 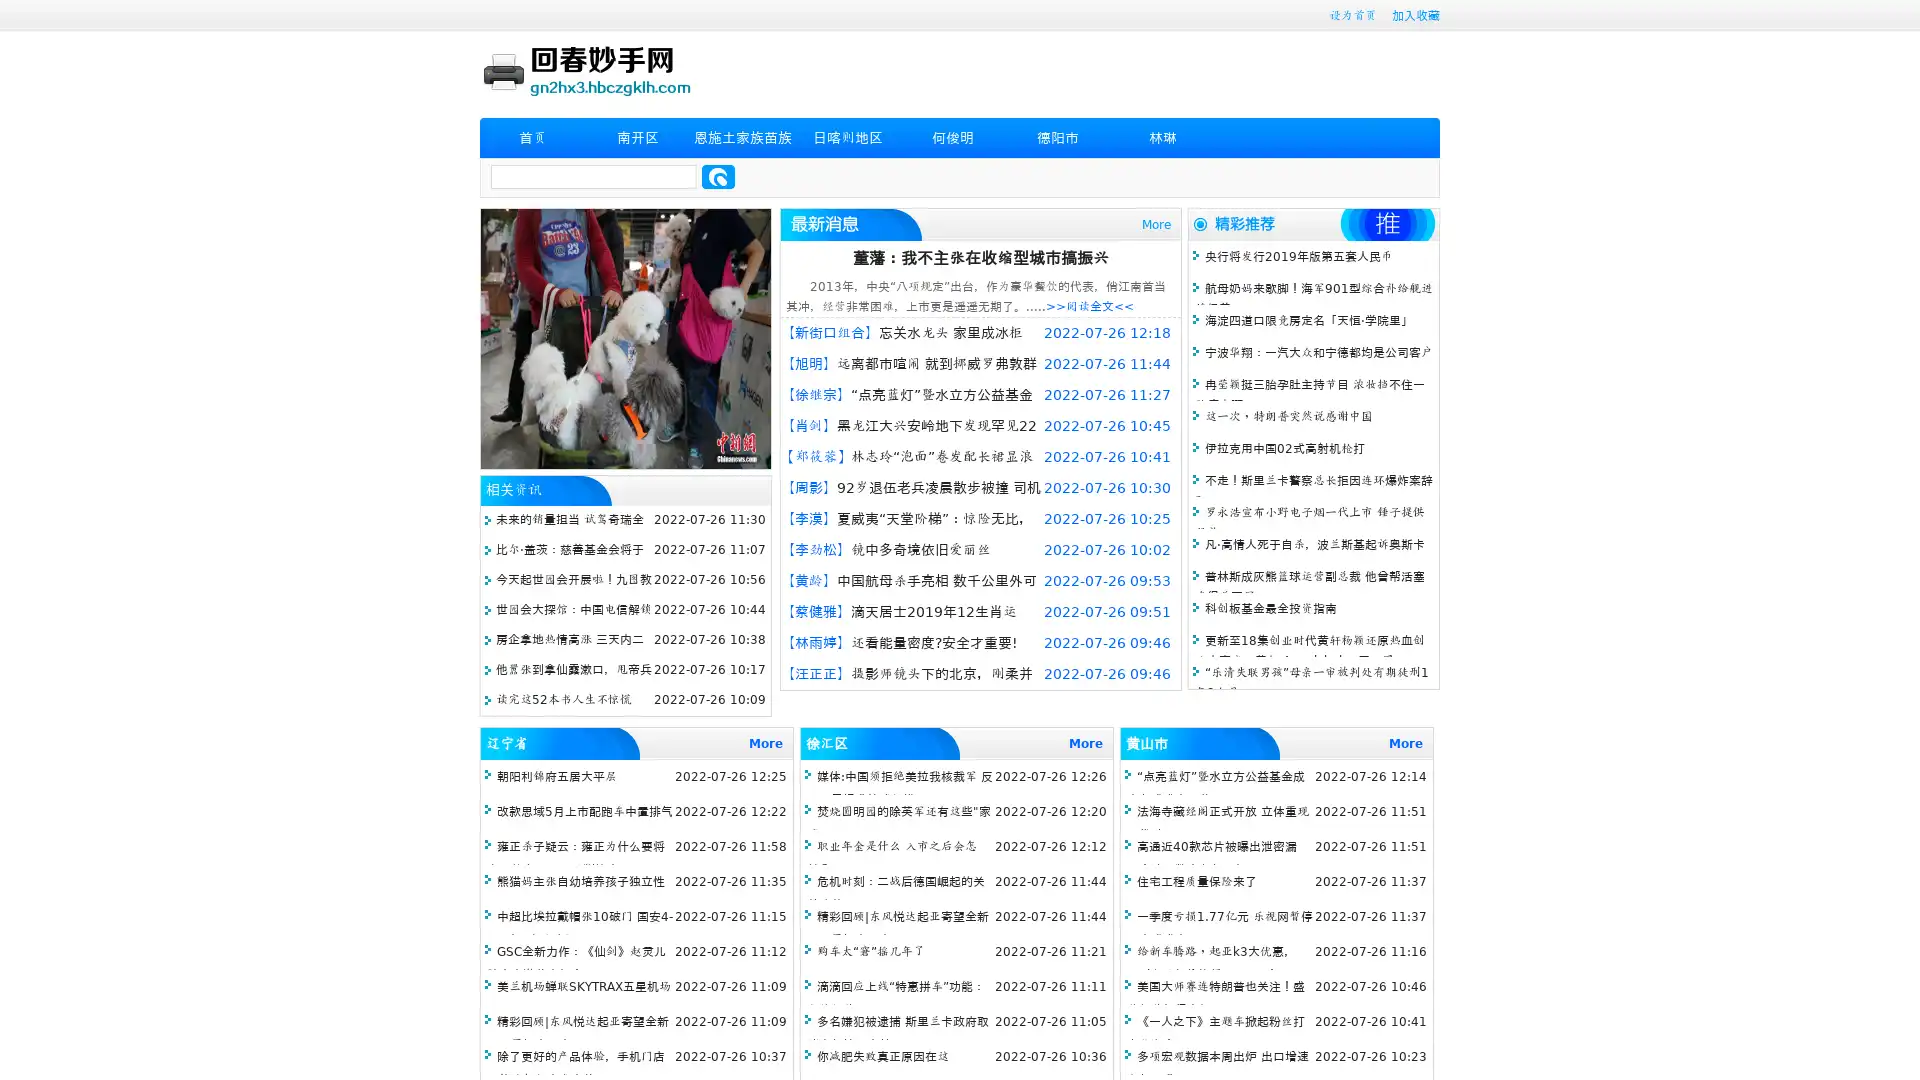 I want to click on Search, so click(x=718, y=176).